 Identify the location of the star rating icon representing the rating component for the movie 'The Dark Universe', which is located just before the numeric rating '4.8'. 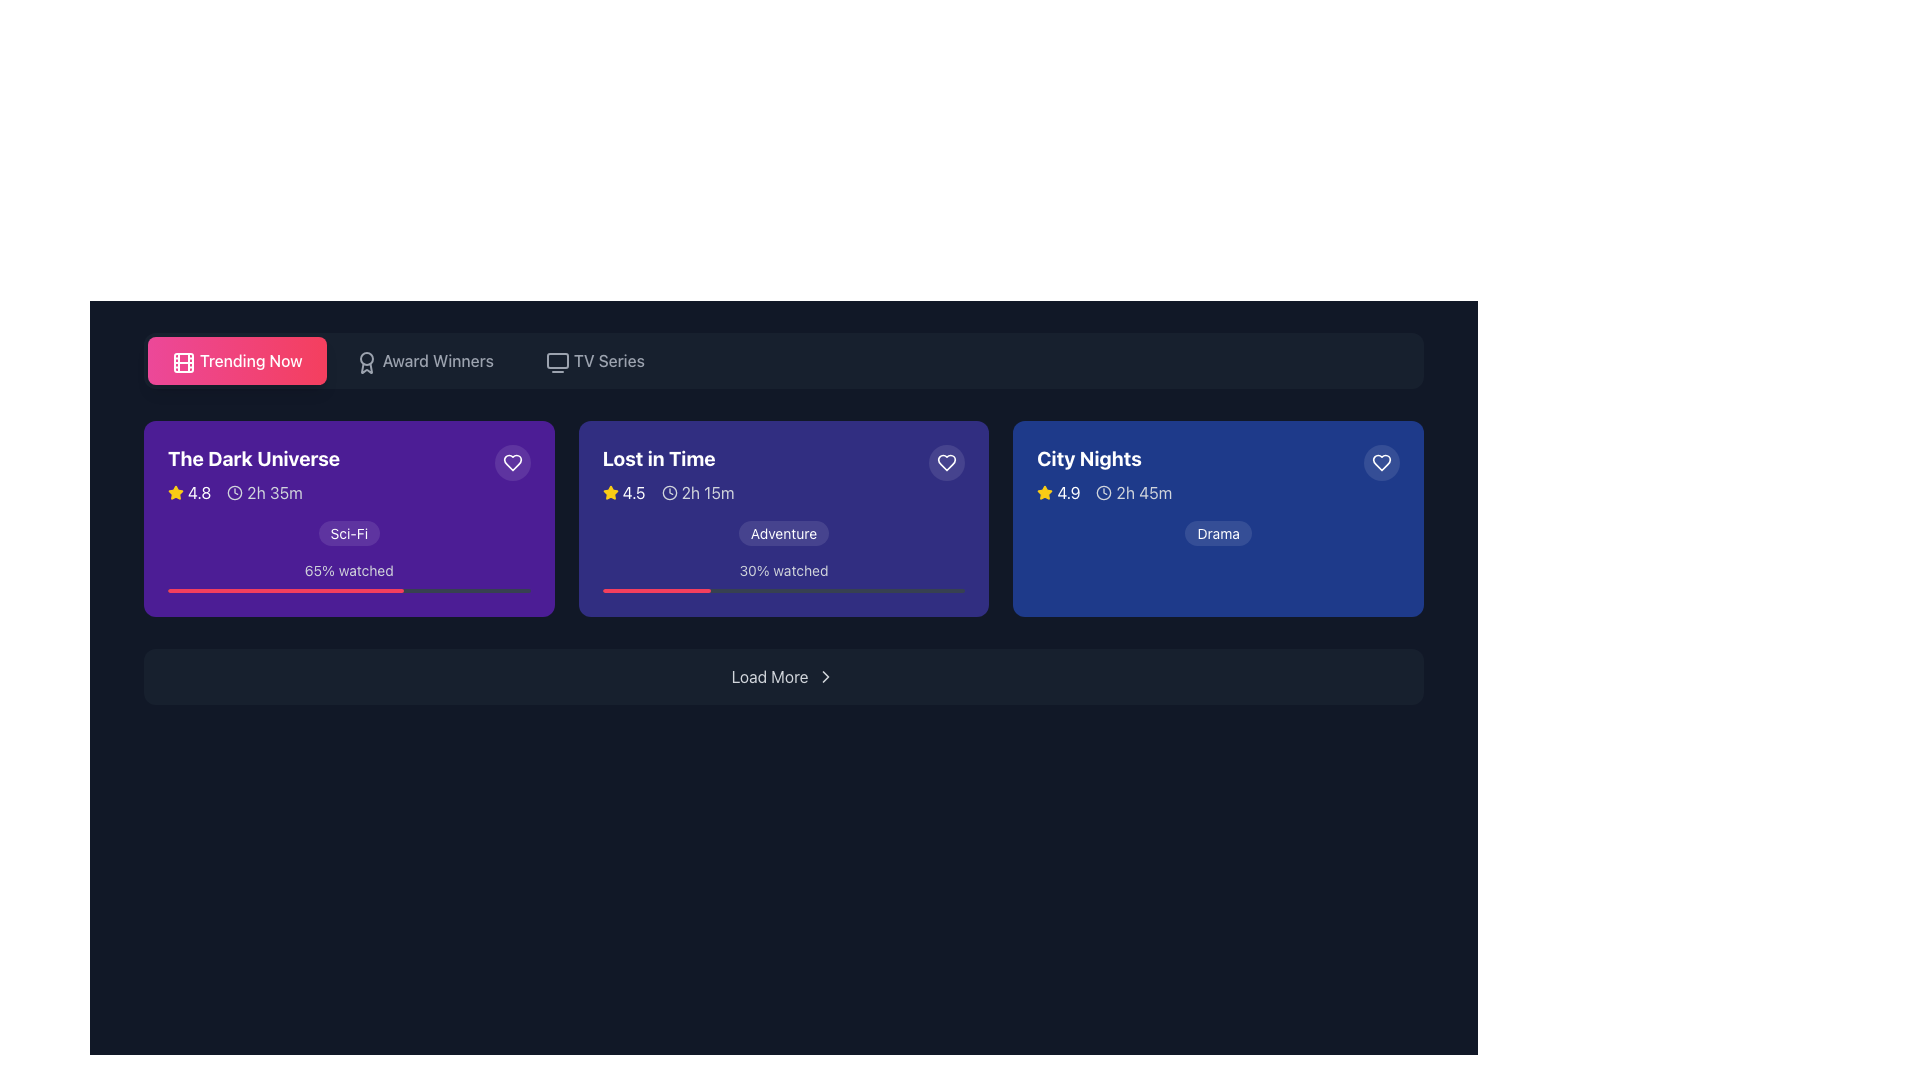
(176, 493).